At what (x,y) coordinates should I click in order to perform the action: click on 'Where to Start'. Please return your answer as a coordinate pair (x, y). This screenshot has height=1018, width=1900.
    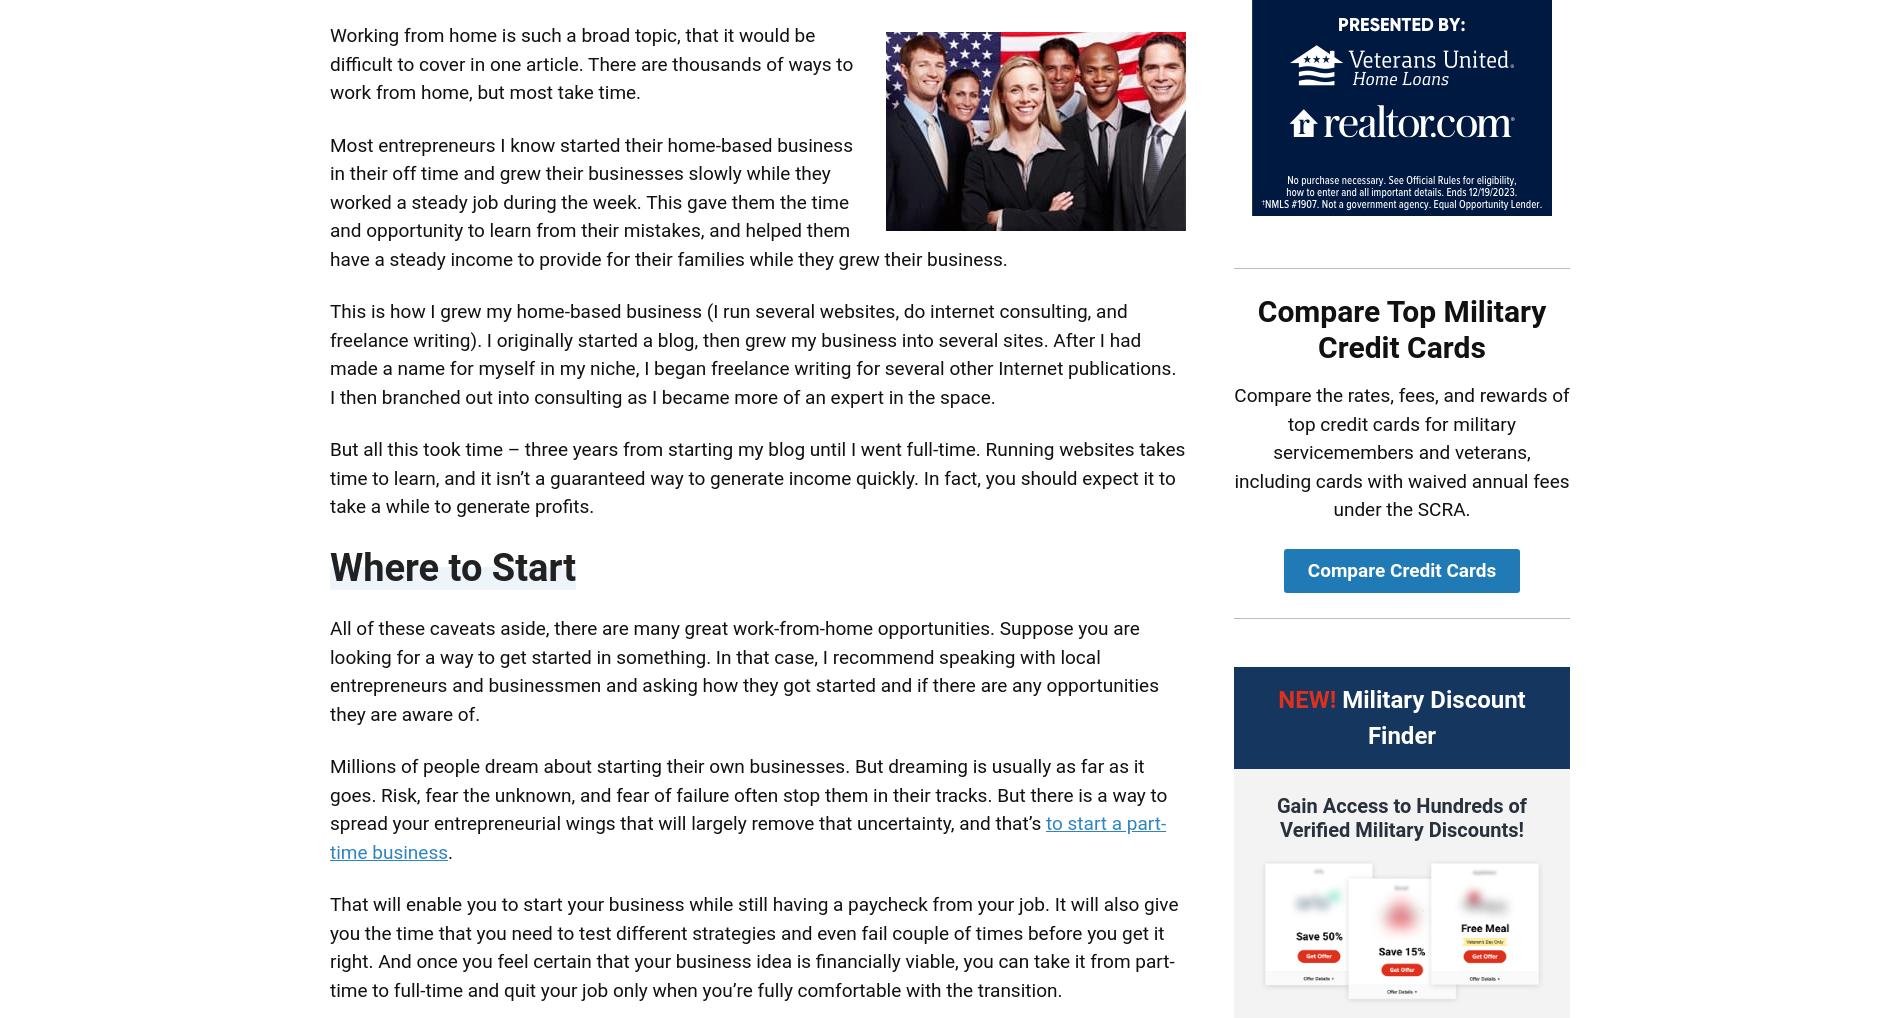
    Looking at the image, I should click on (451, 567).